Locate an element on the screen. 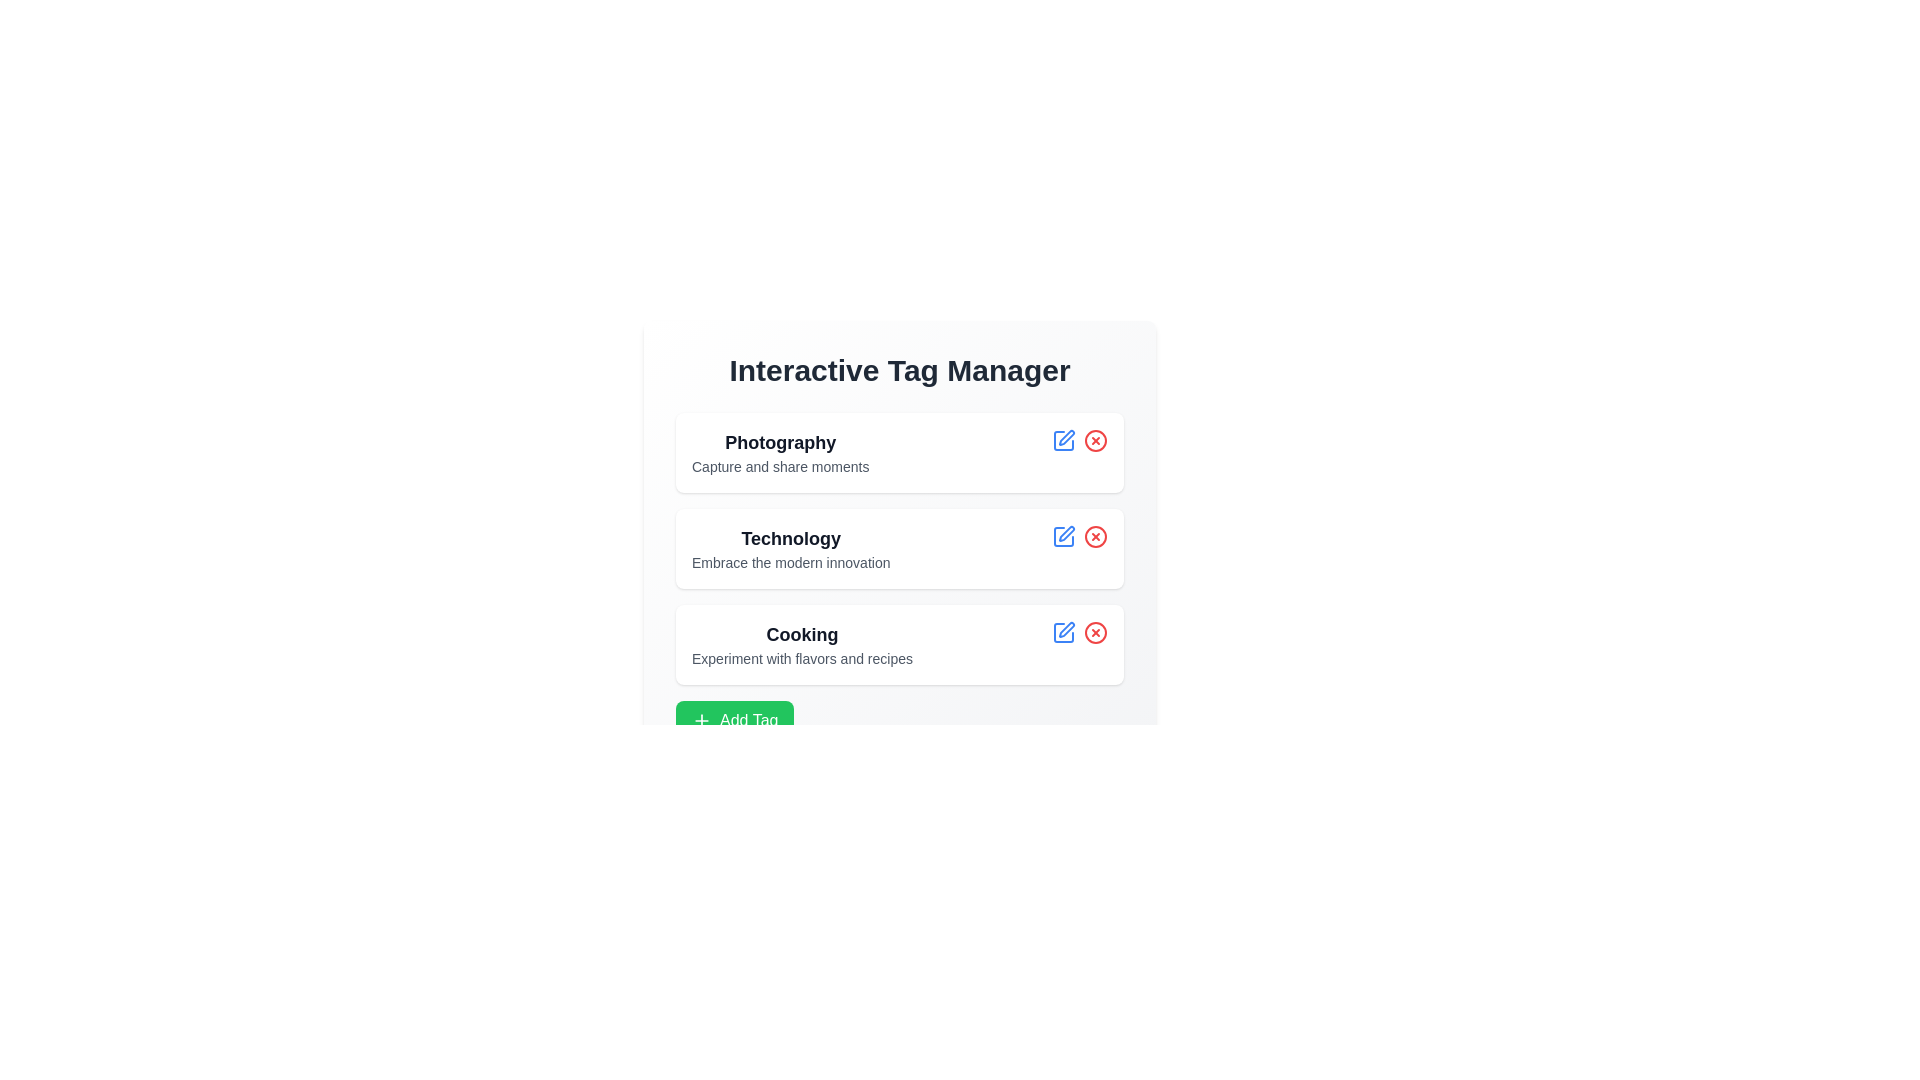  the text label displaying 'Embrace the modern innovation', which is located below the 'Technology' title and aligned centrally within the section is located at coordinates (790, 563).